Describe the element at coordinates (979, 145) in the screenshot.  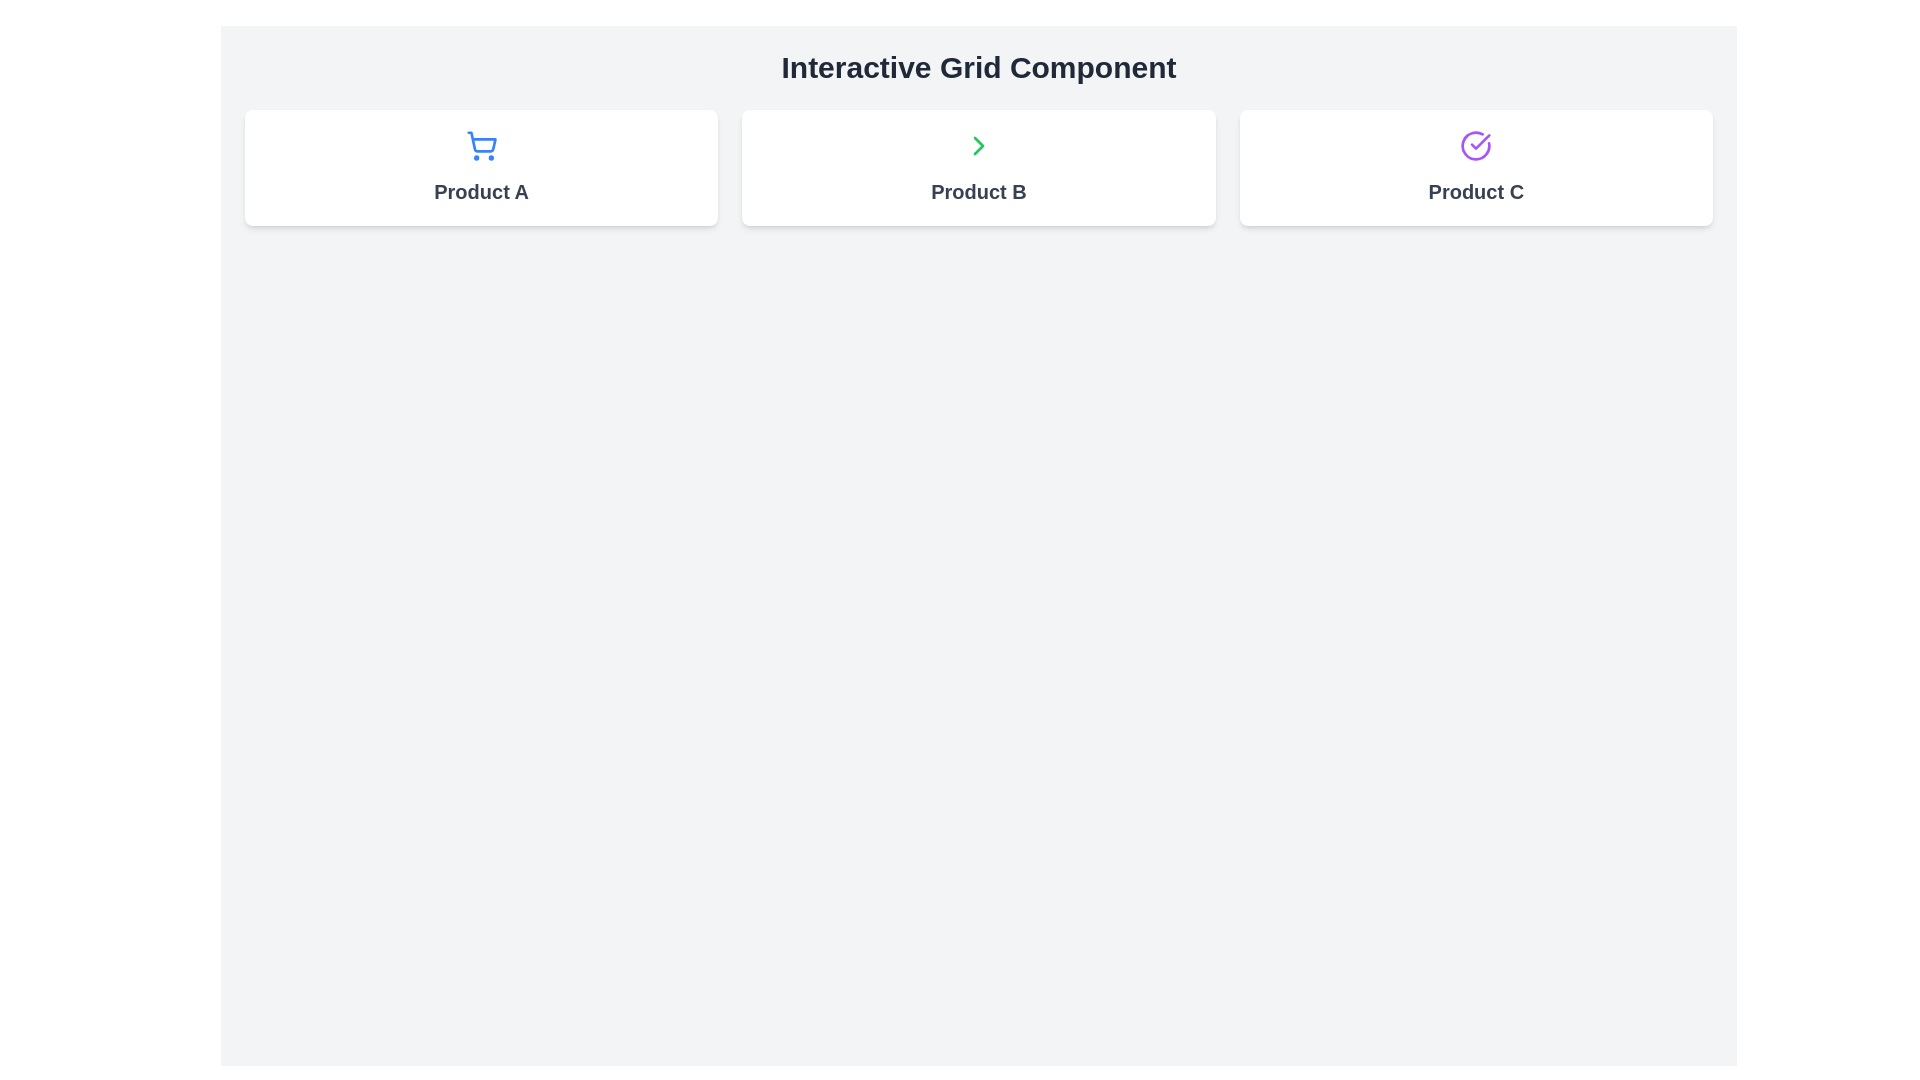
I see `the green rightward chevron icon located within the white card labeled 'Product B'` at that location.